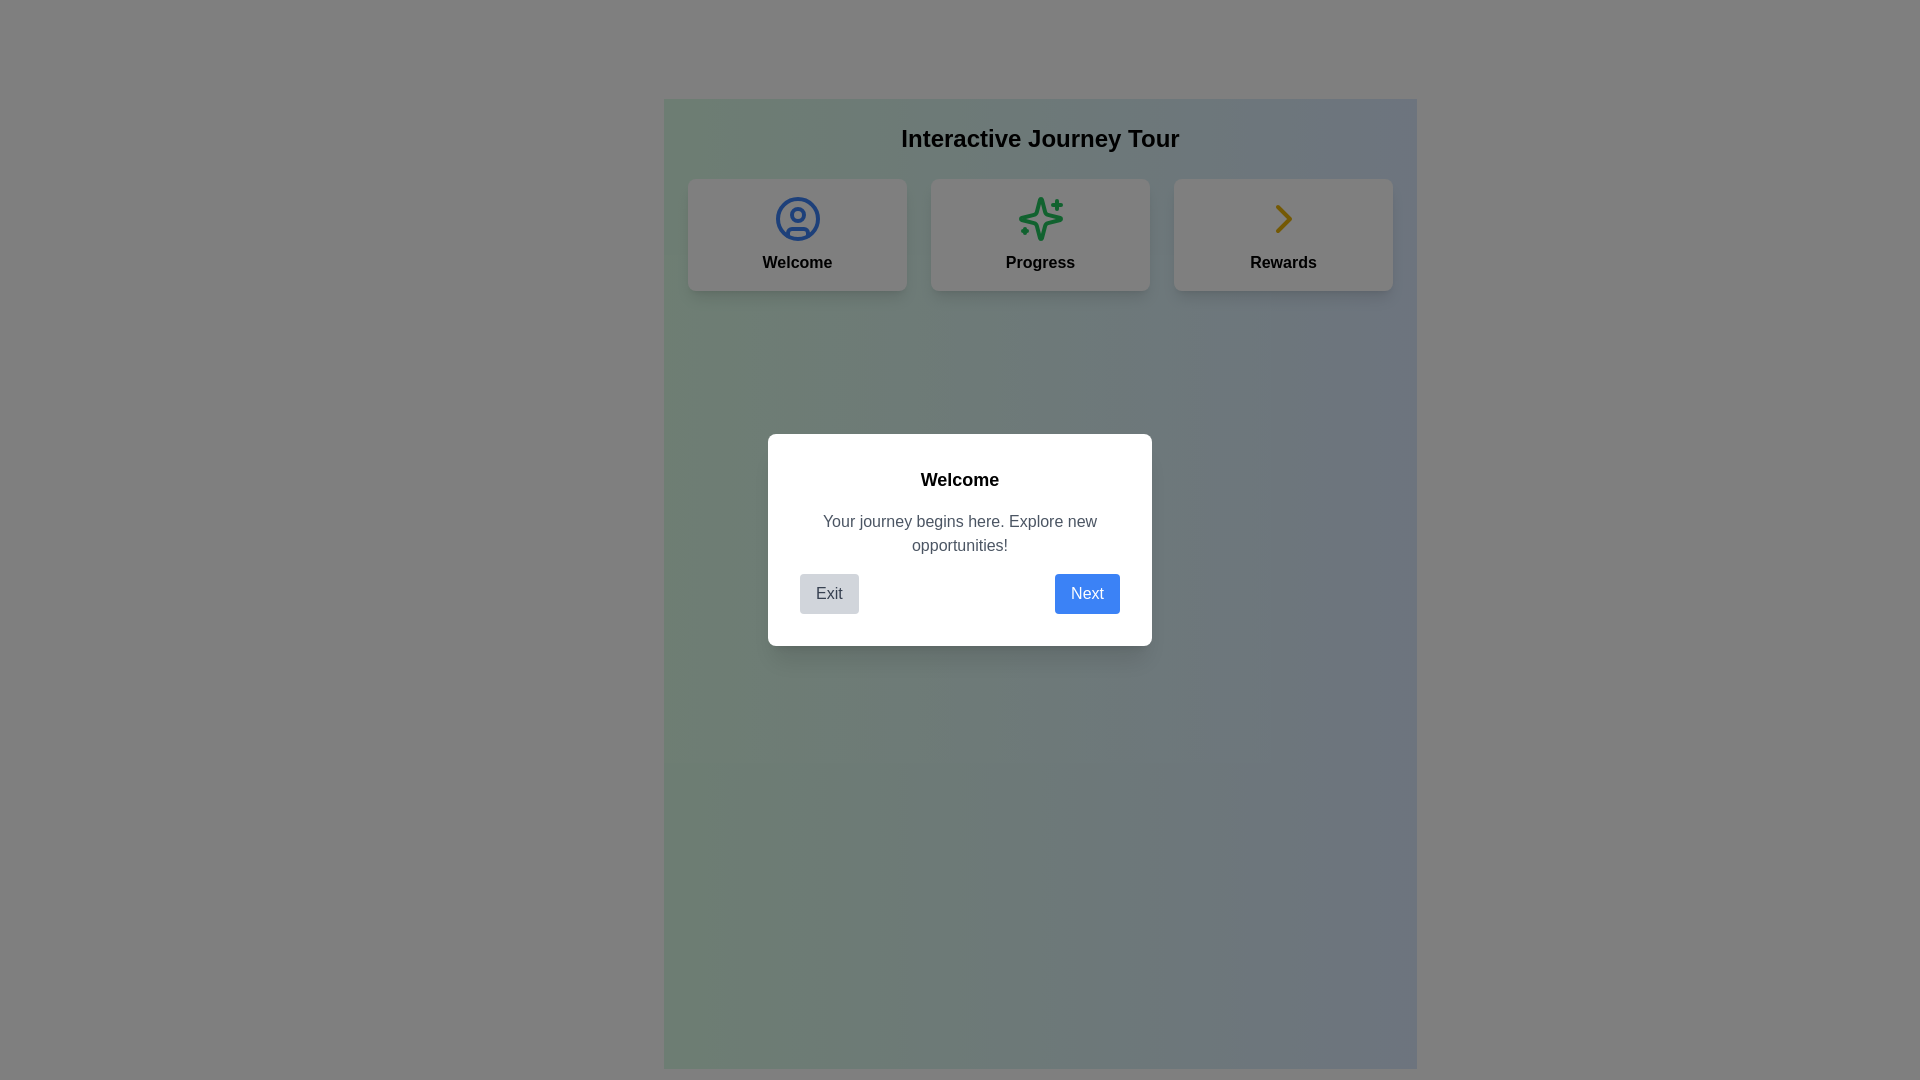 The image size is (1920, 1080). What do you see at coordinates (796, 219) in the screenshot?
I see `the outermost circular component of the user icon, which is located at the leftmost position among the three icons below the 'Interactive Journey Tour' heading` at bounding box center [796, 219].